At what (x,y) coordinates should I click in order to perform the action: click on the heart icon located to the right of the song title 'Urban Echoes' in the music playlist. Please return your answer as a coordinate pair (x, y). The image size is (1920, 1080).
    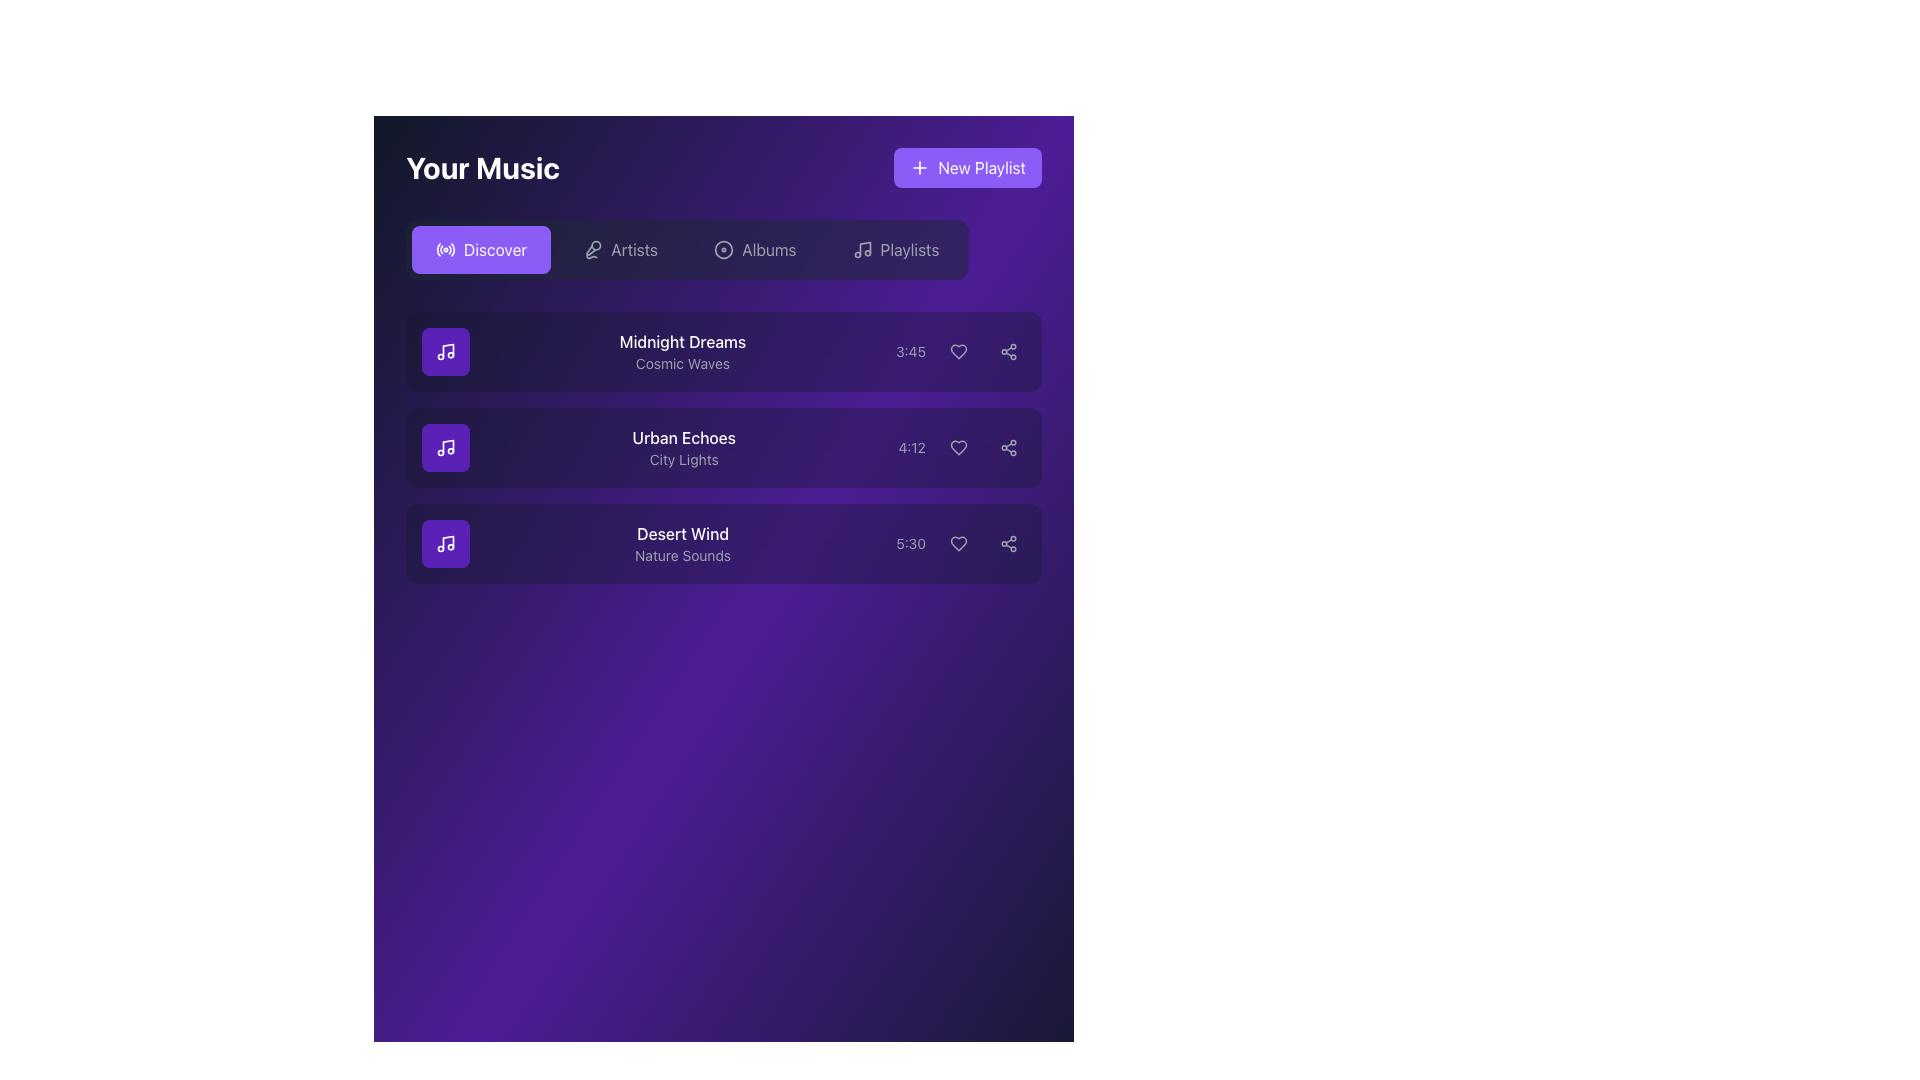
    Looking at the image, I should click on (958, 446).